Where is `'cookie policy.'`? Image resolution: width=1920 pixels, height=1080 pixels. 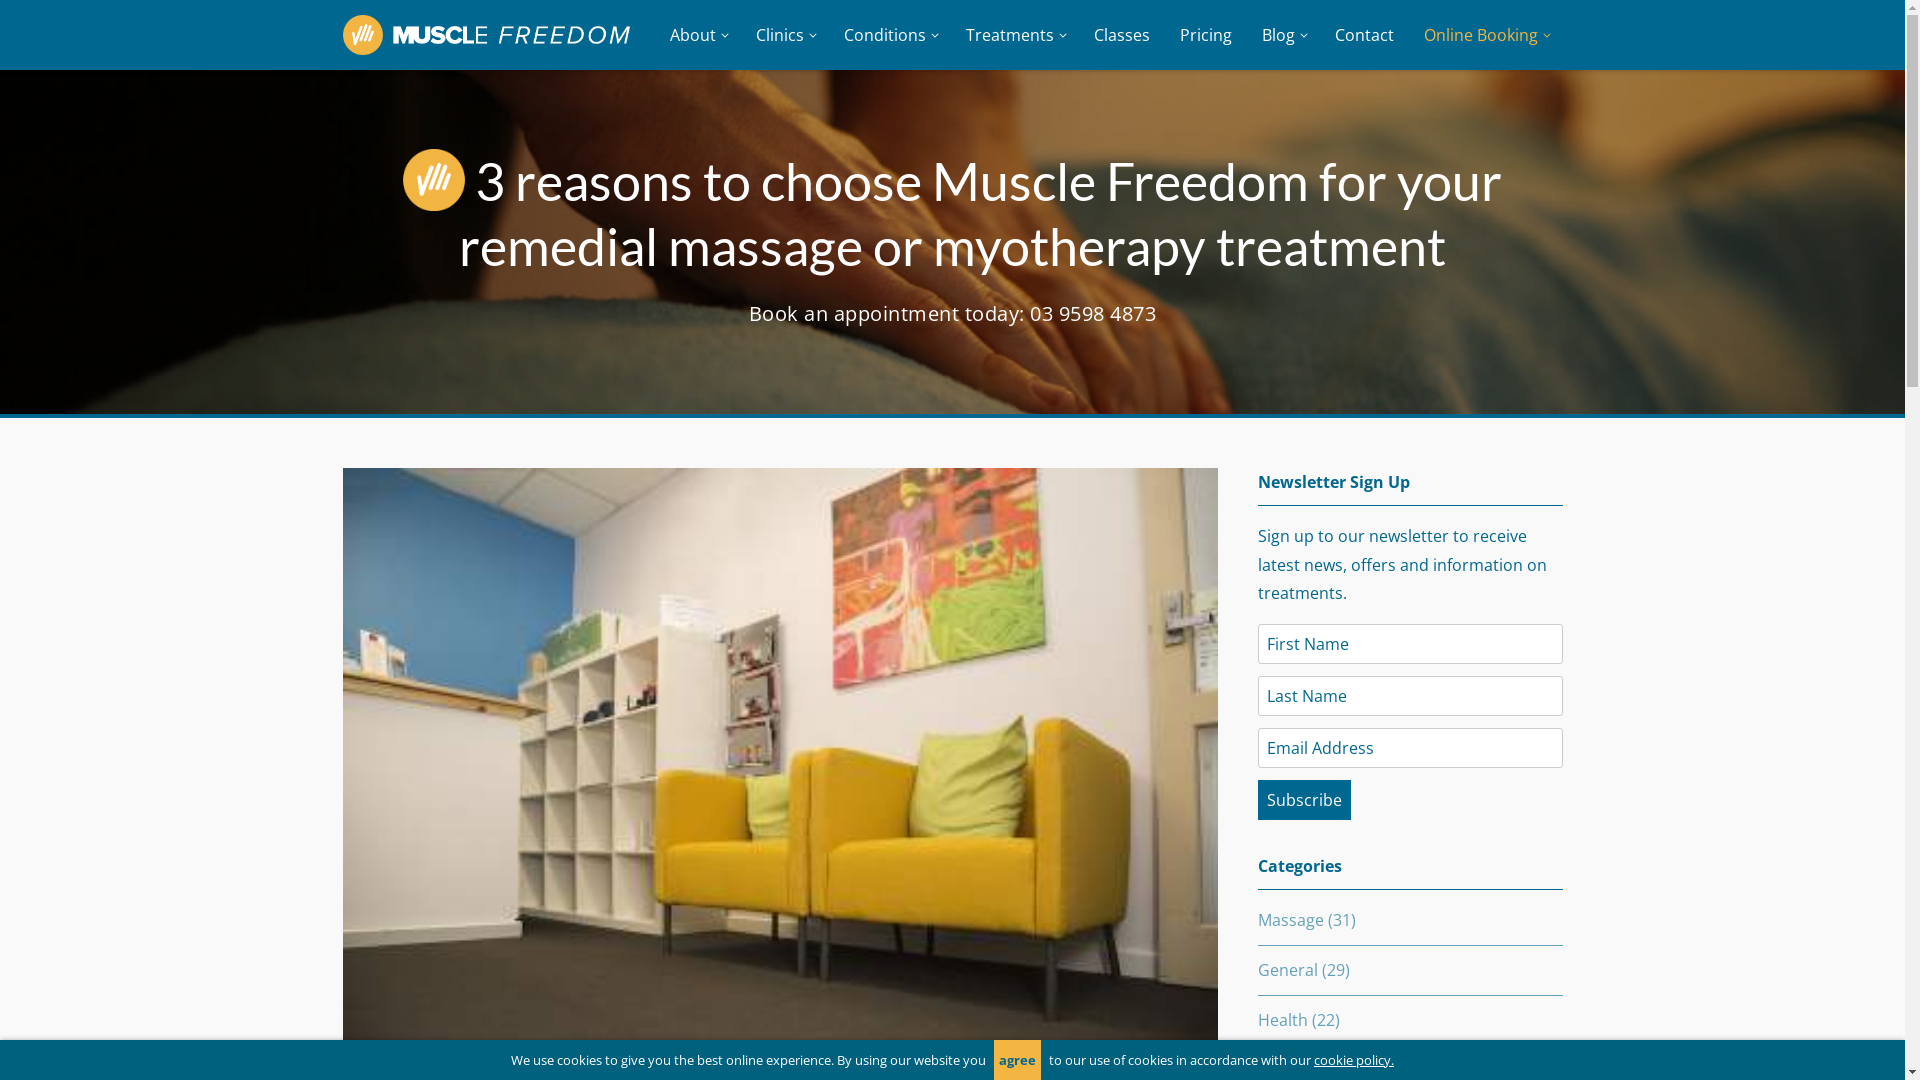
'cookie policy.' is located at coordinates (1353, 1059).